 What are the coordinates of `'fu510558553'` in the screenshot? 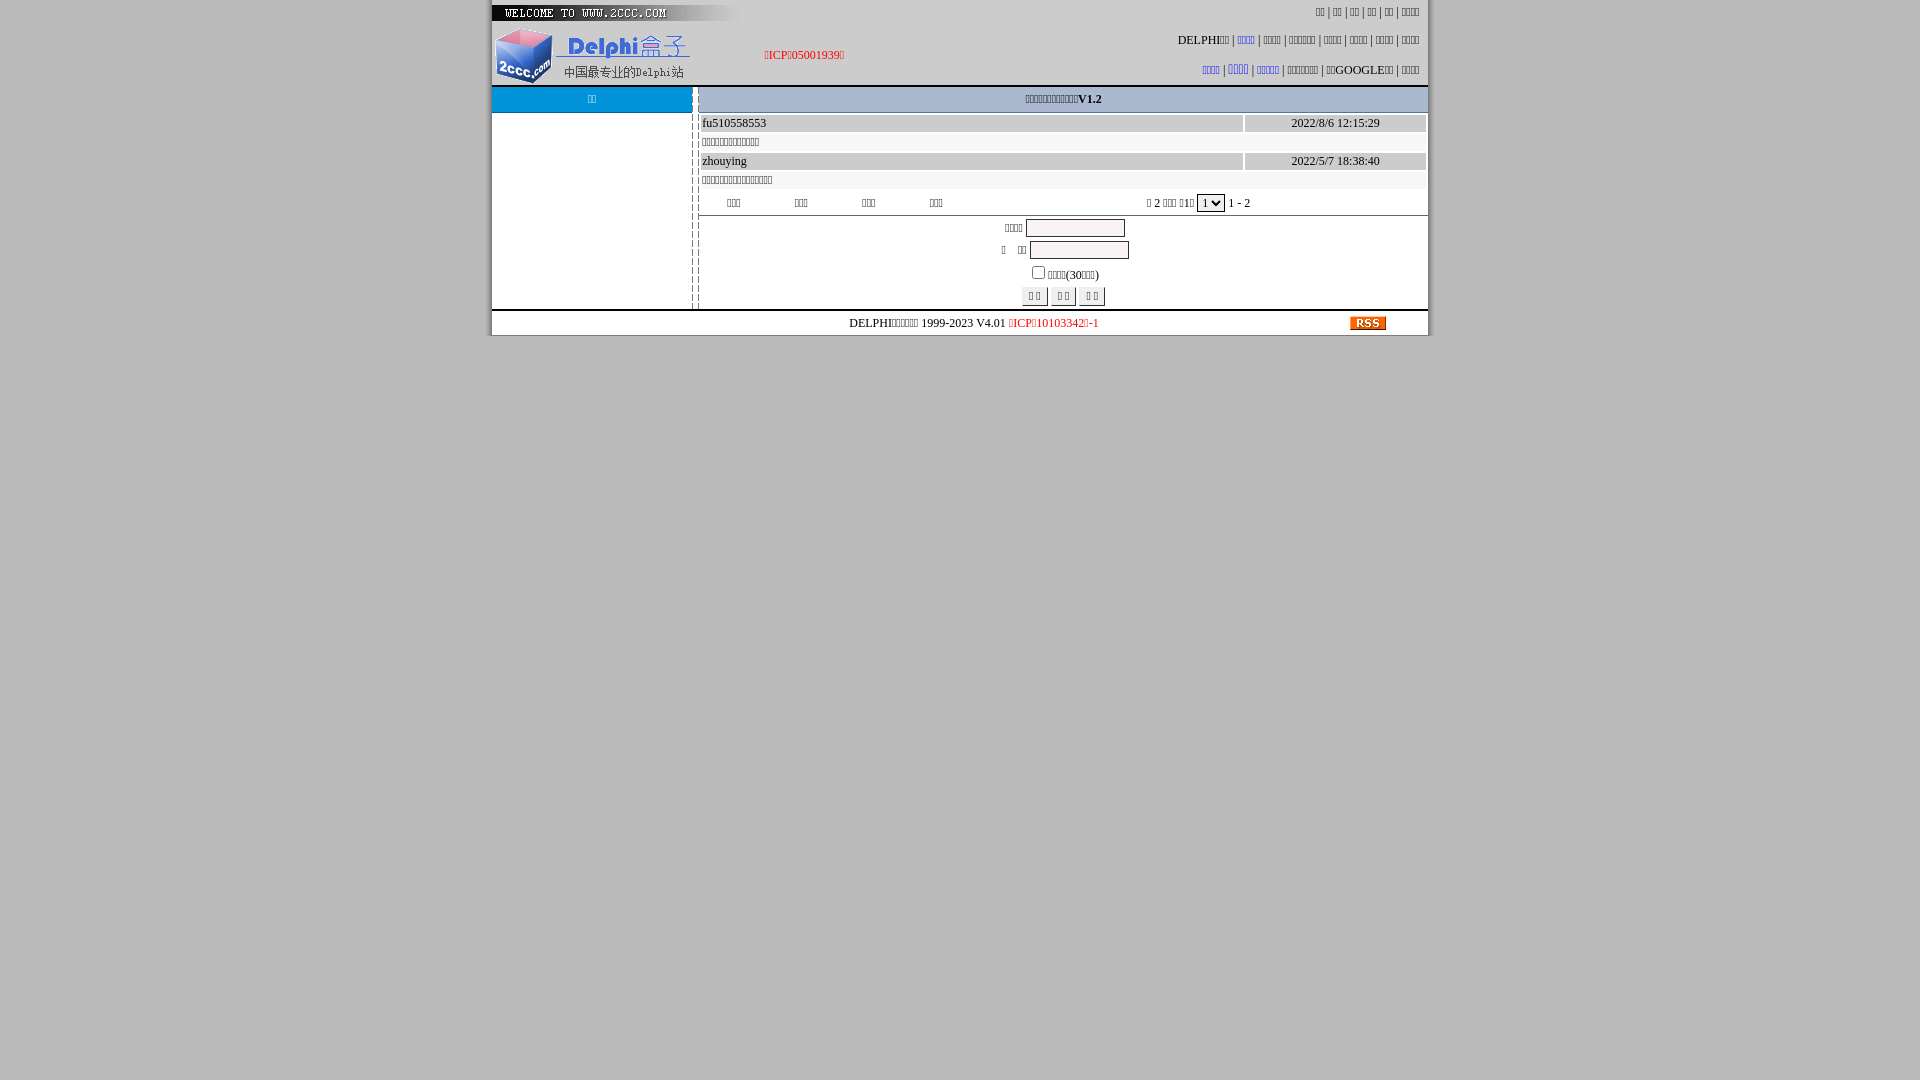 It's located at (733, 123).